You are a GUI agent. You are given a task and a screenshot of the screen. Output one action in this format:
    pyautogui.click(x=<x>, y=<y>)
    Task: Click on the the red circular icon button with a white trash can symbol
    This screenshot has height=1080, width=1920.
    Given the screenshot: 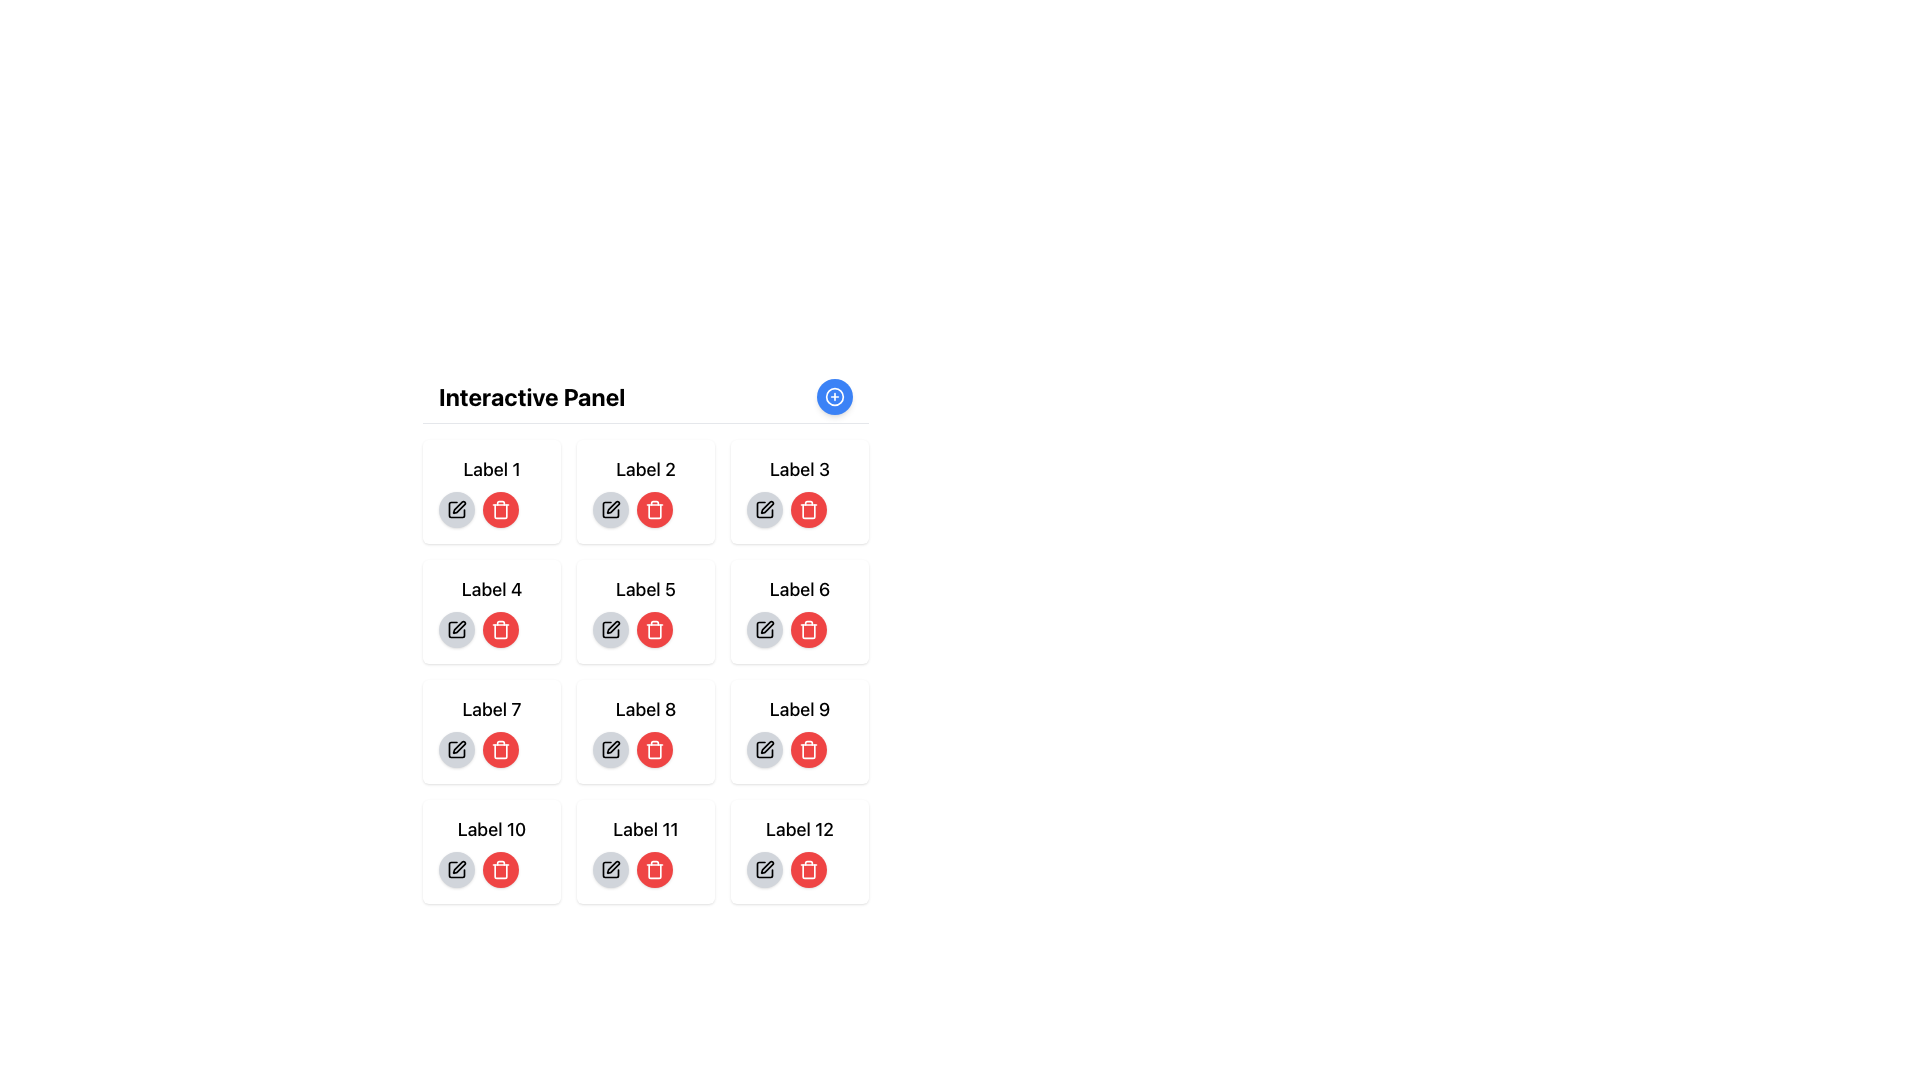 What is the action you would take?
    pyautogui.click(x=654, y=749)
    